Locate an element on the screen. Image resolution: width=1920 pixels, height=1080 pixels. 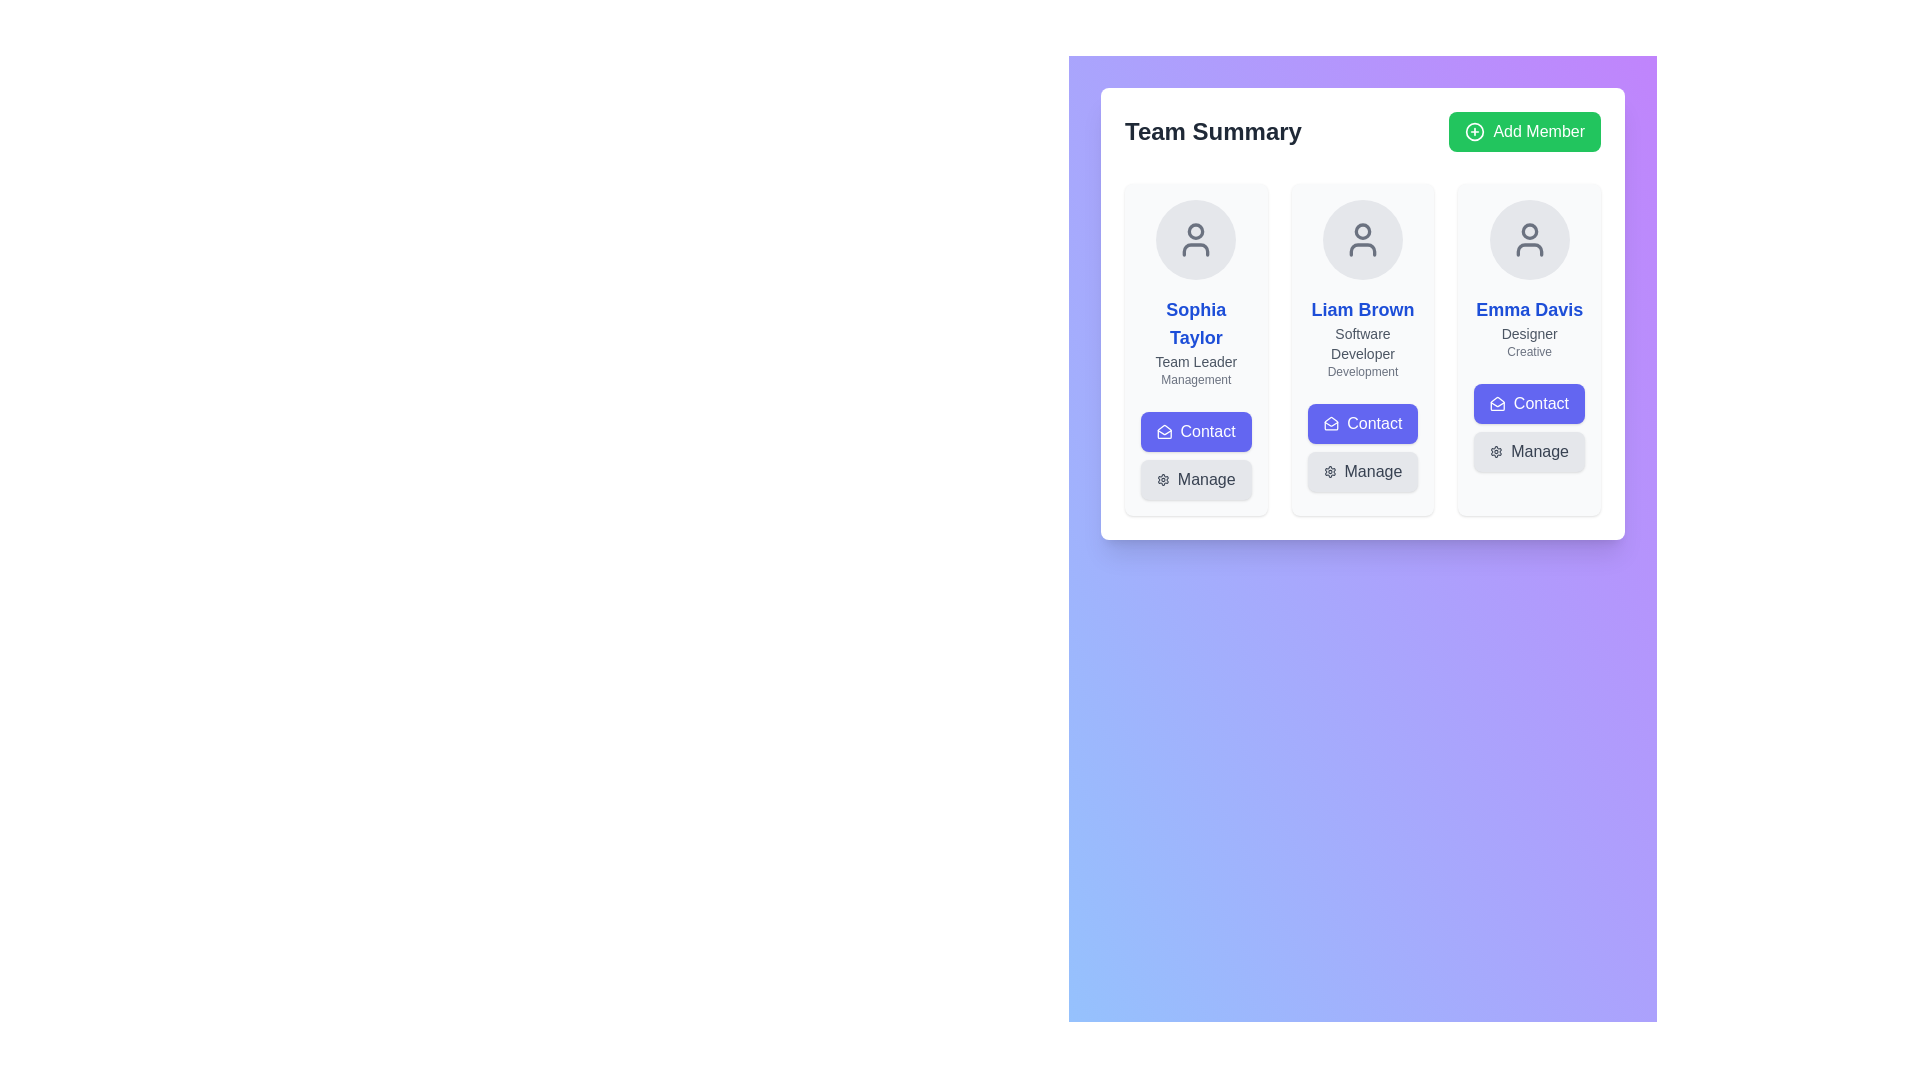
the cog-shaped icon with intricate circular engravings located under the 'Contact' button in the 'Liam Brown' card is located at coordinates (1329, 471).